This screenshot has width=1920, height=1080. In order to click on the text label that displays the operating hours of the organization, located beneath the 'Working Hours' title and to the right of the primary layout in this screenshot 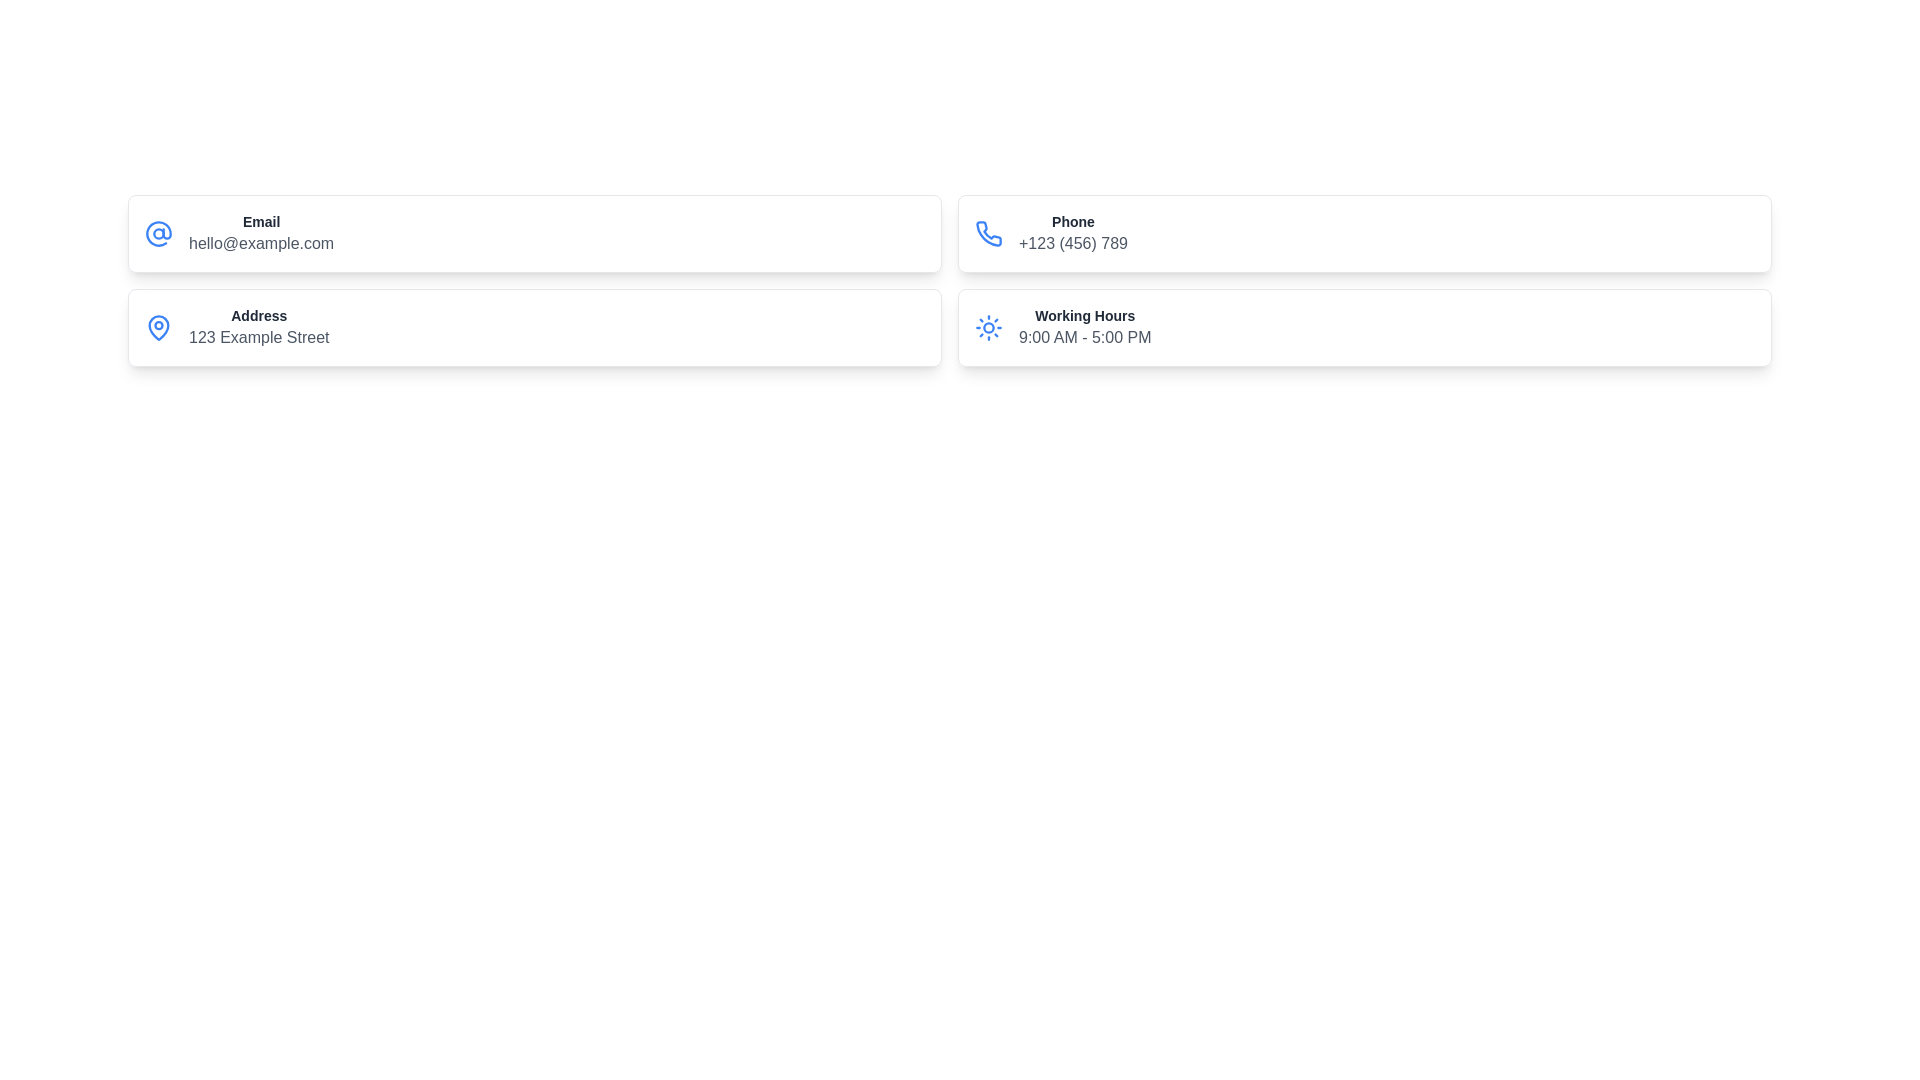, I will do `click(1084, 337)`.